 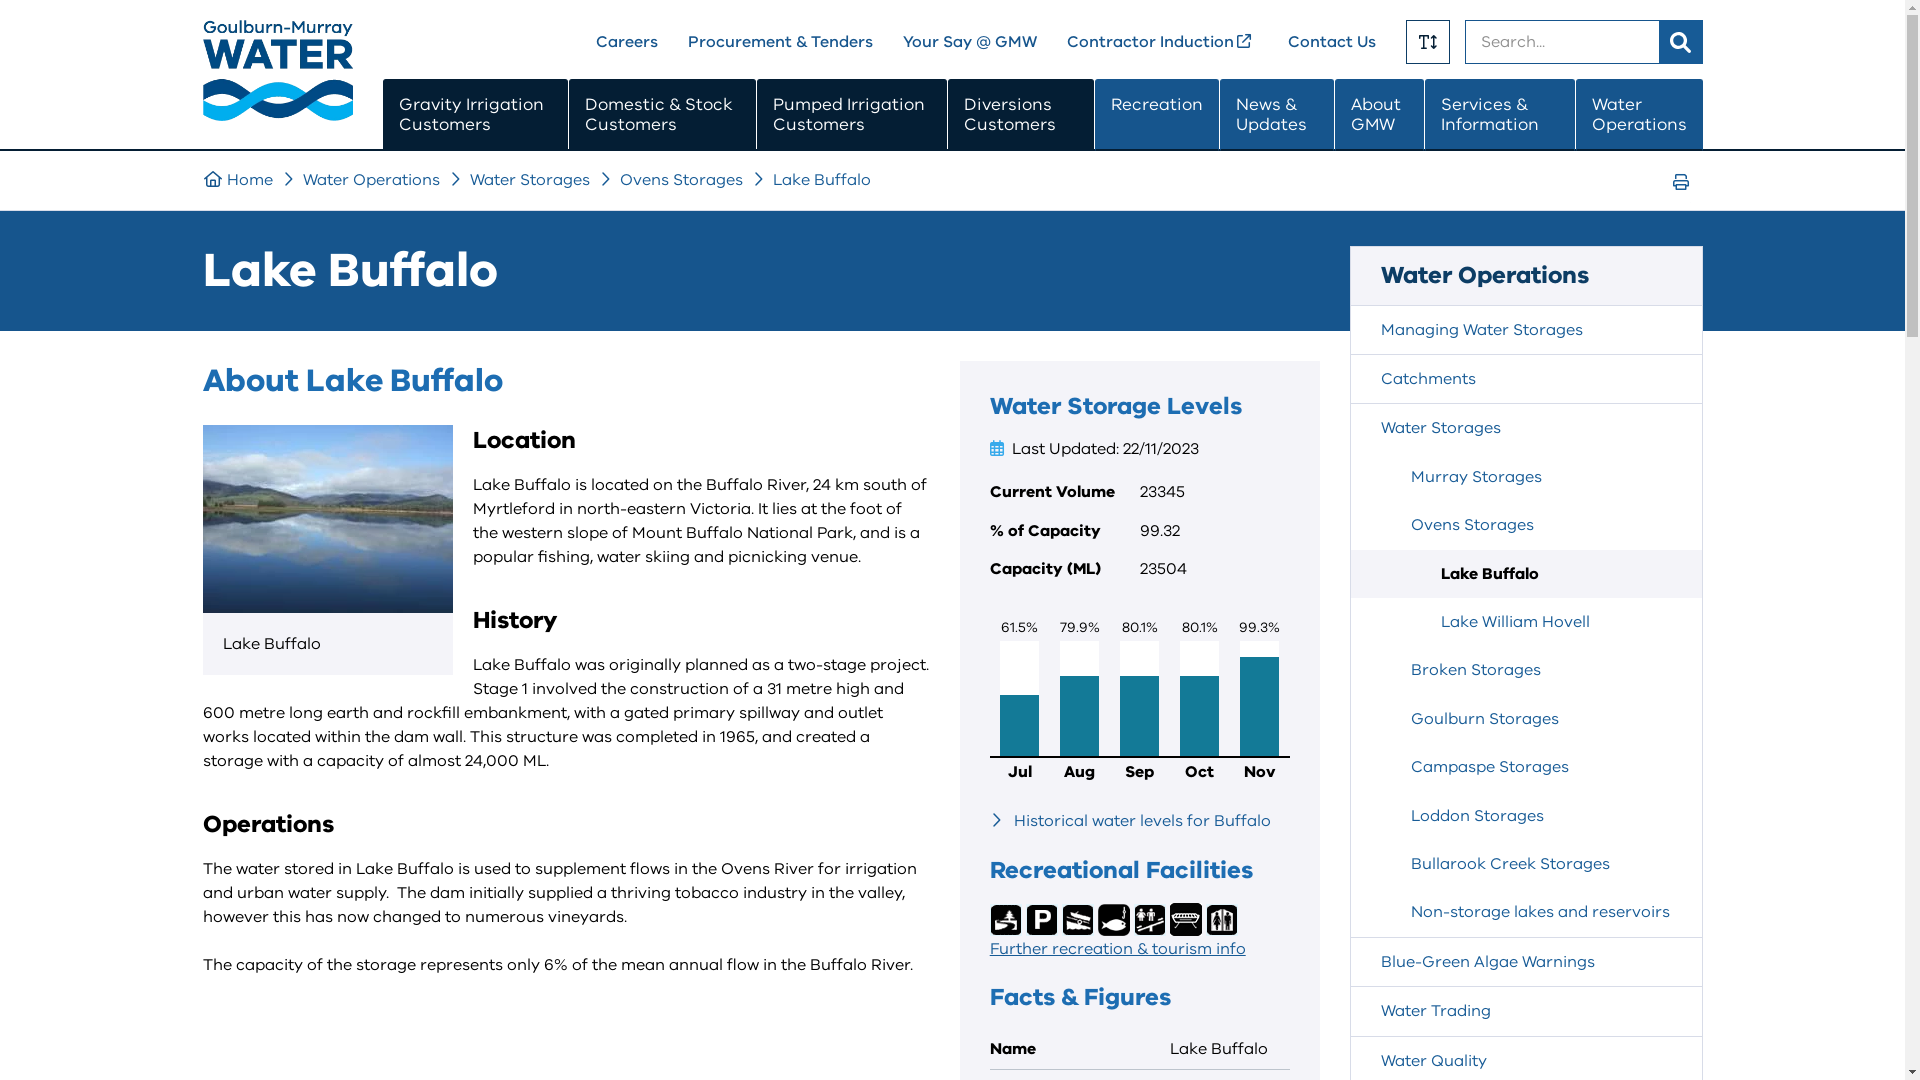 I want to click on 'Further recreation & tourism info', so click(x=1117, y=947).